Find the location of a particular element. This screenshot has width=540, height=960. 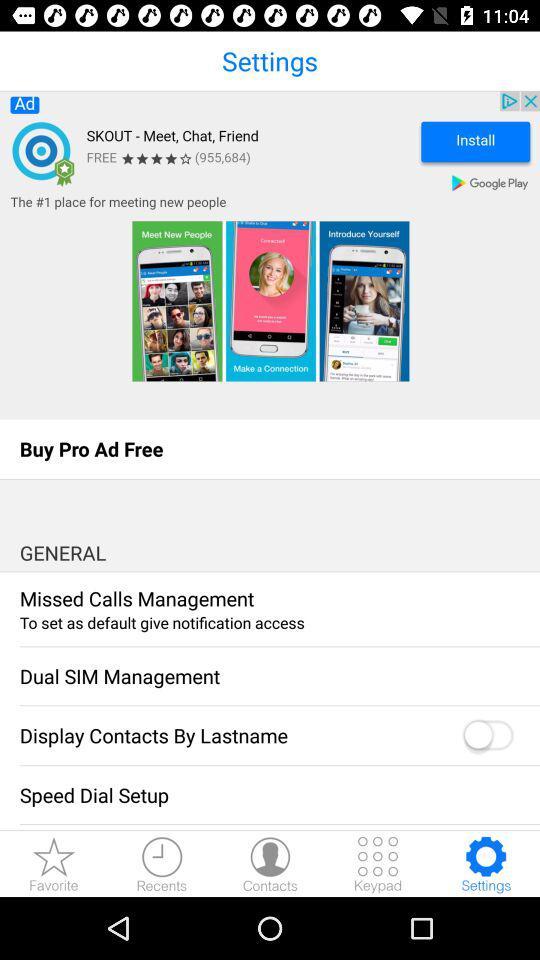

icons is located at coordinates (378, 863).